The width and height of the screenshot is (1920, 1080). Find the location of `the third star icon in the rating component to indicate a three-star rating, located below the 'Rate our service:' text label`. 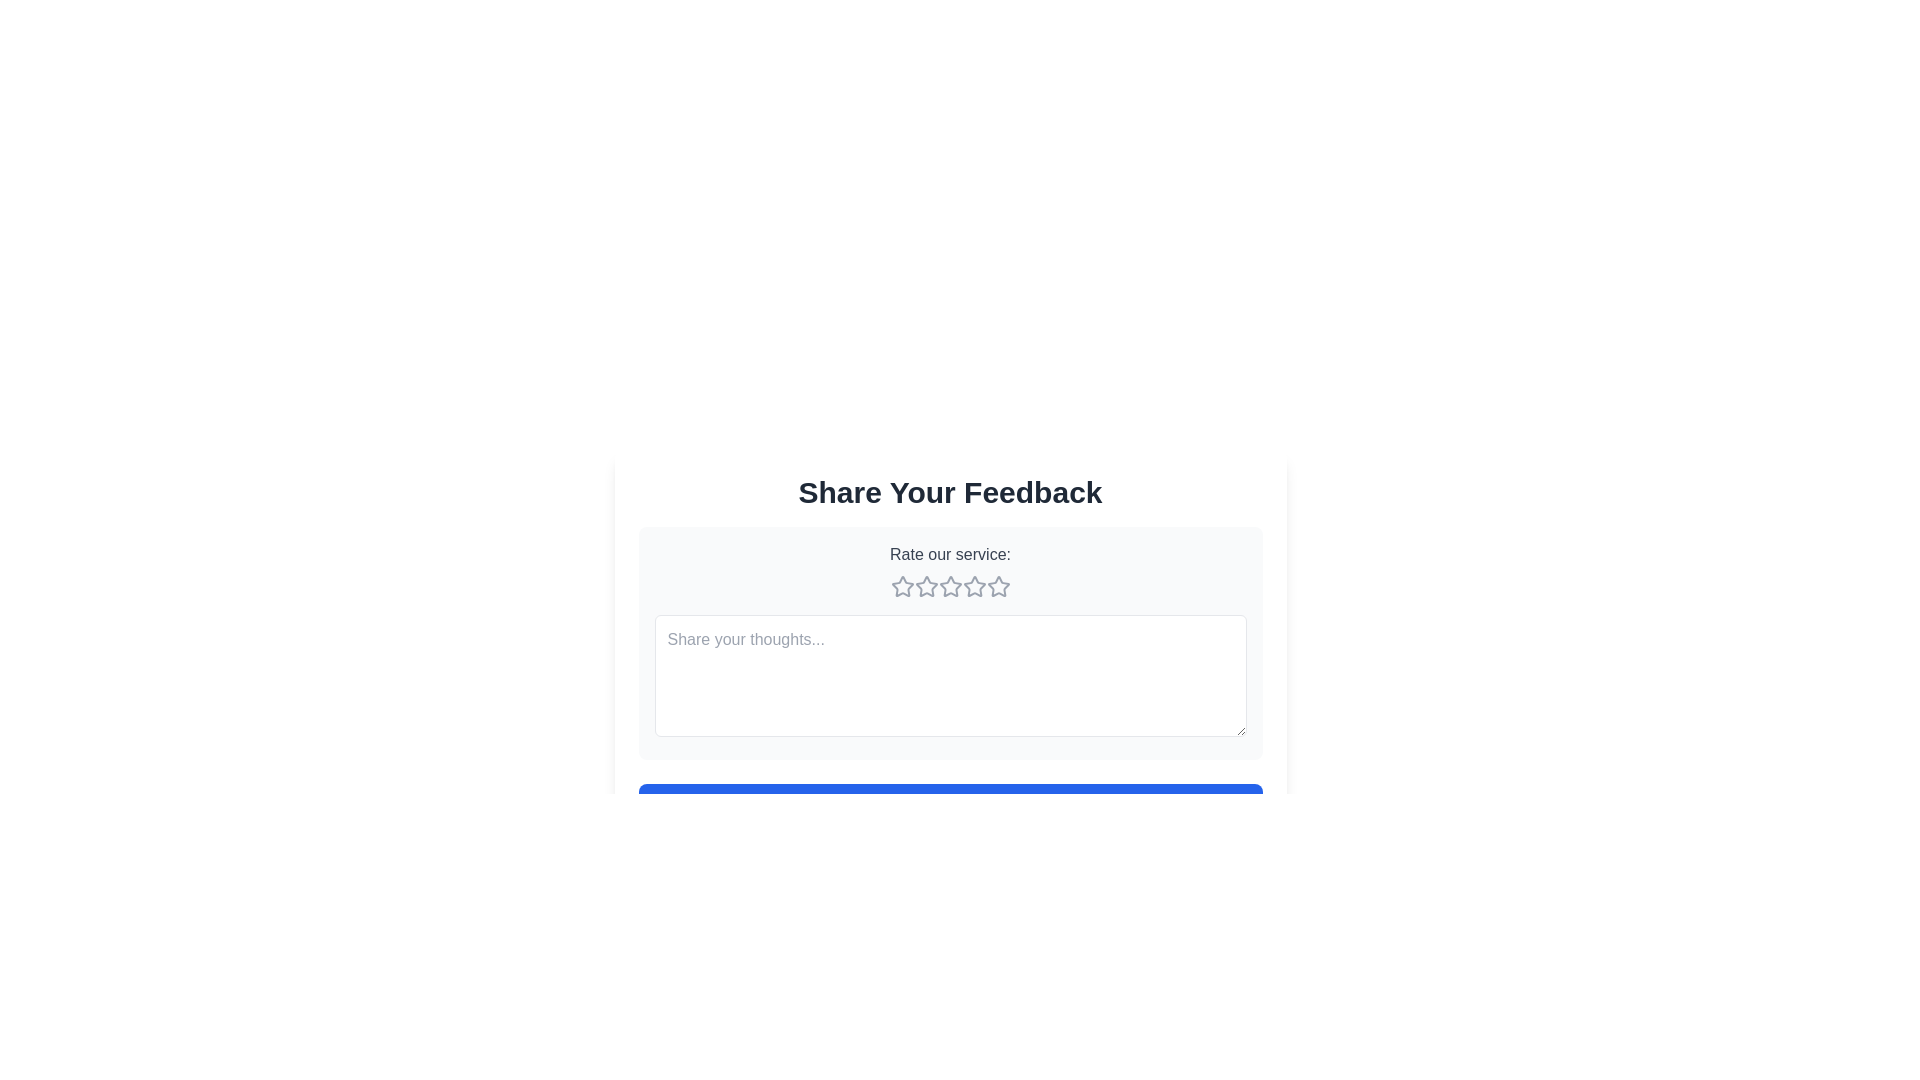

the third star icon in the rating component to indicate a three-star rating, located below the 'Rate our service:' text label is located at coordinates (949, 585).